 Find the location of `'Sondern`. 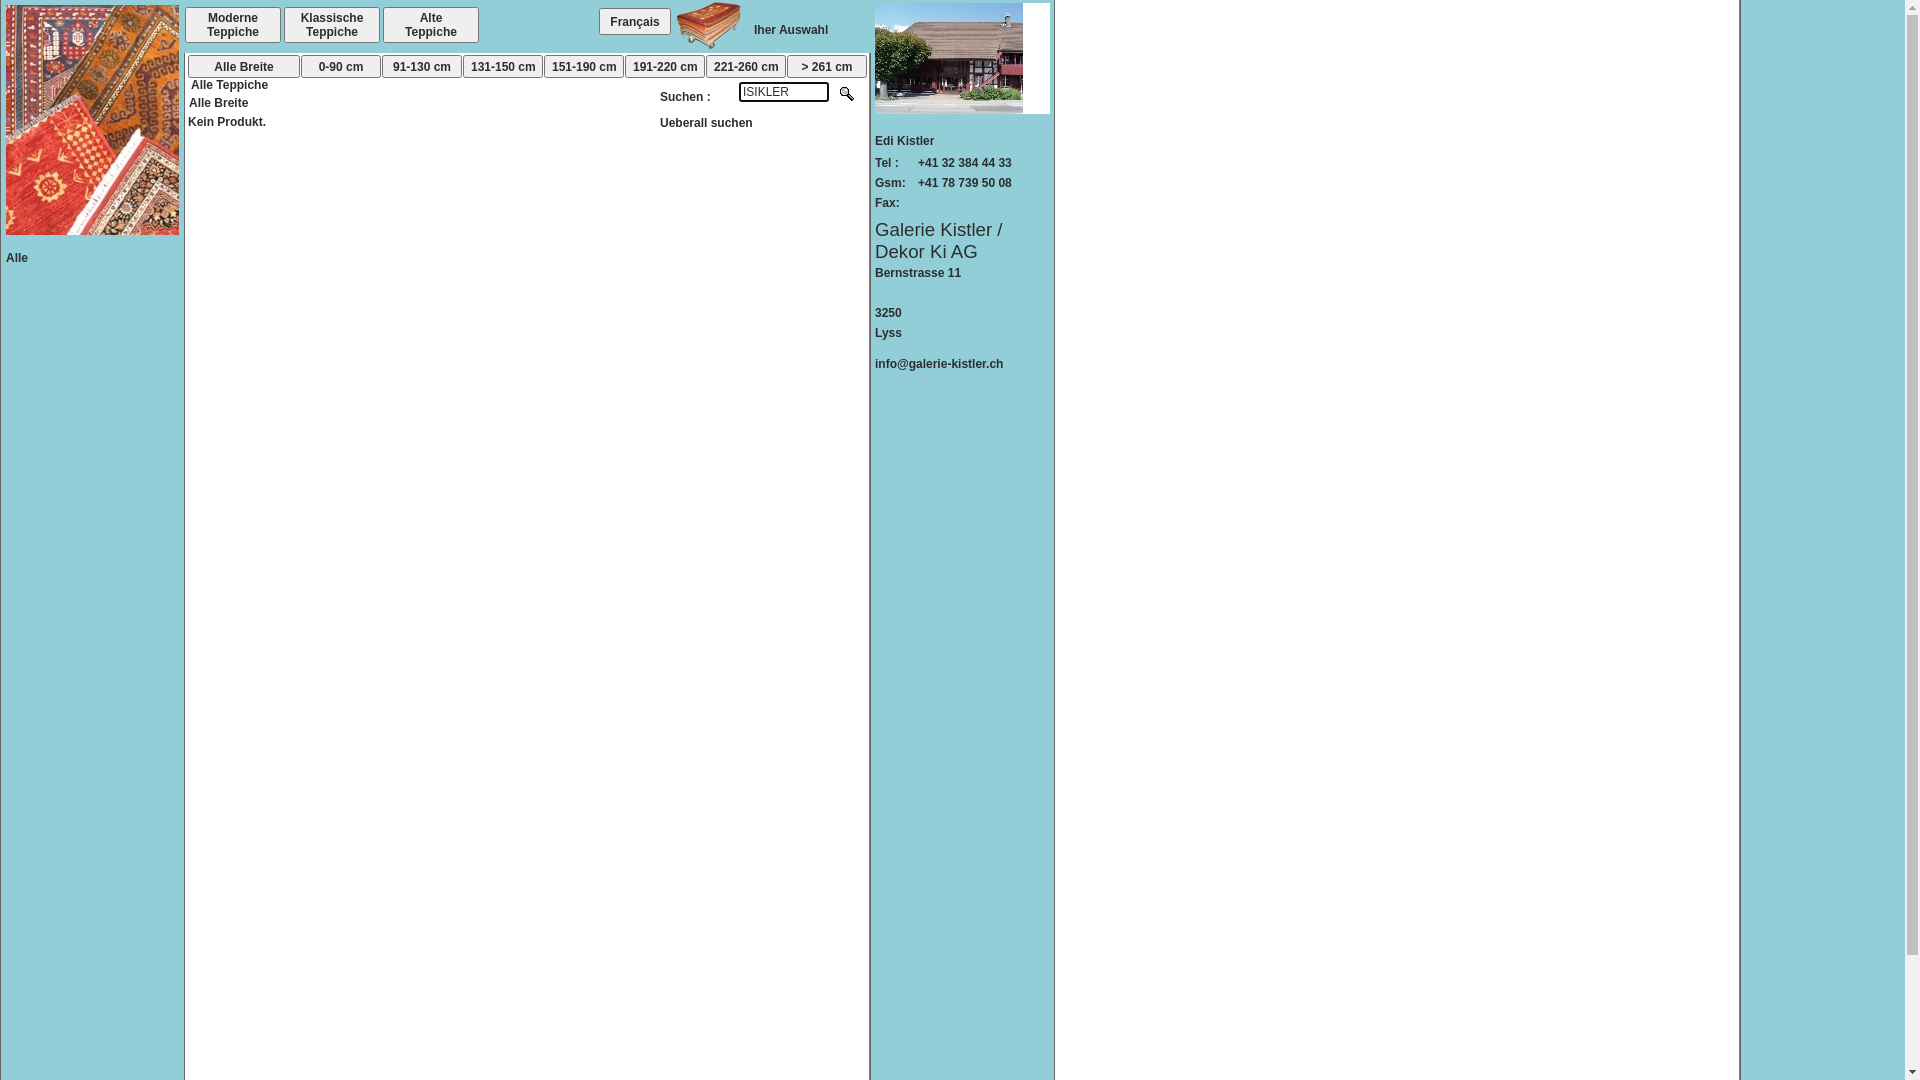

'Sondern is located at coordinates (529, 24).